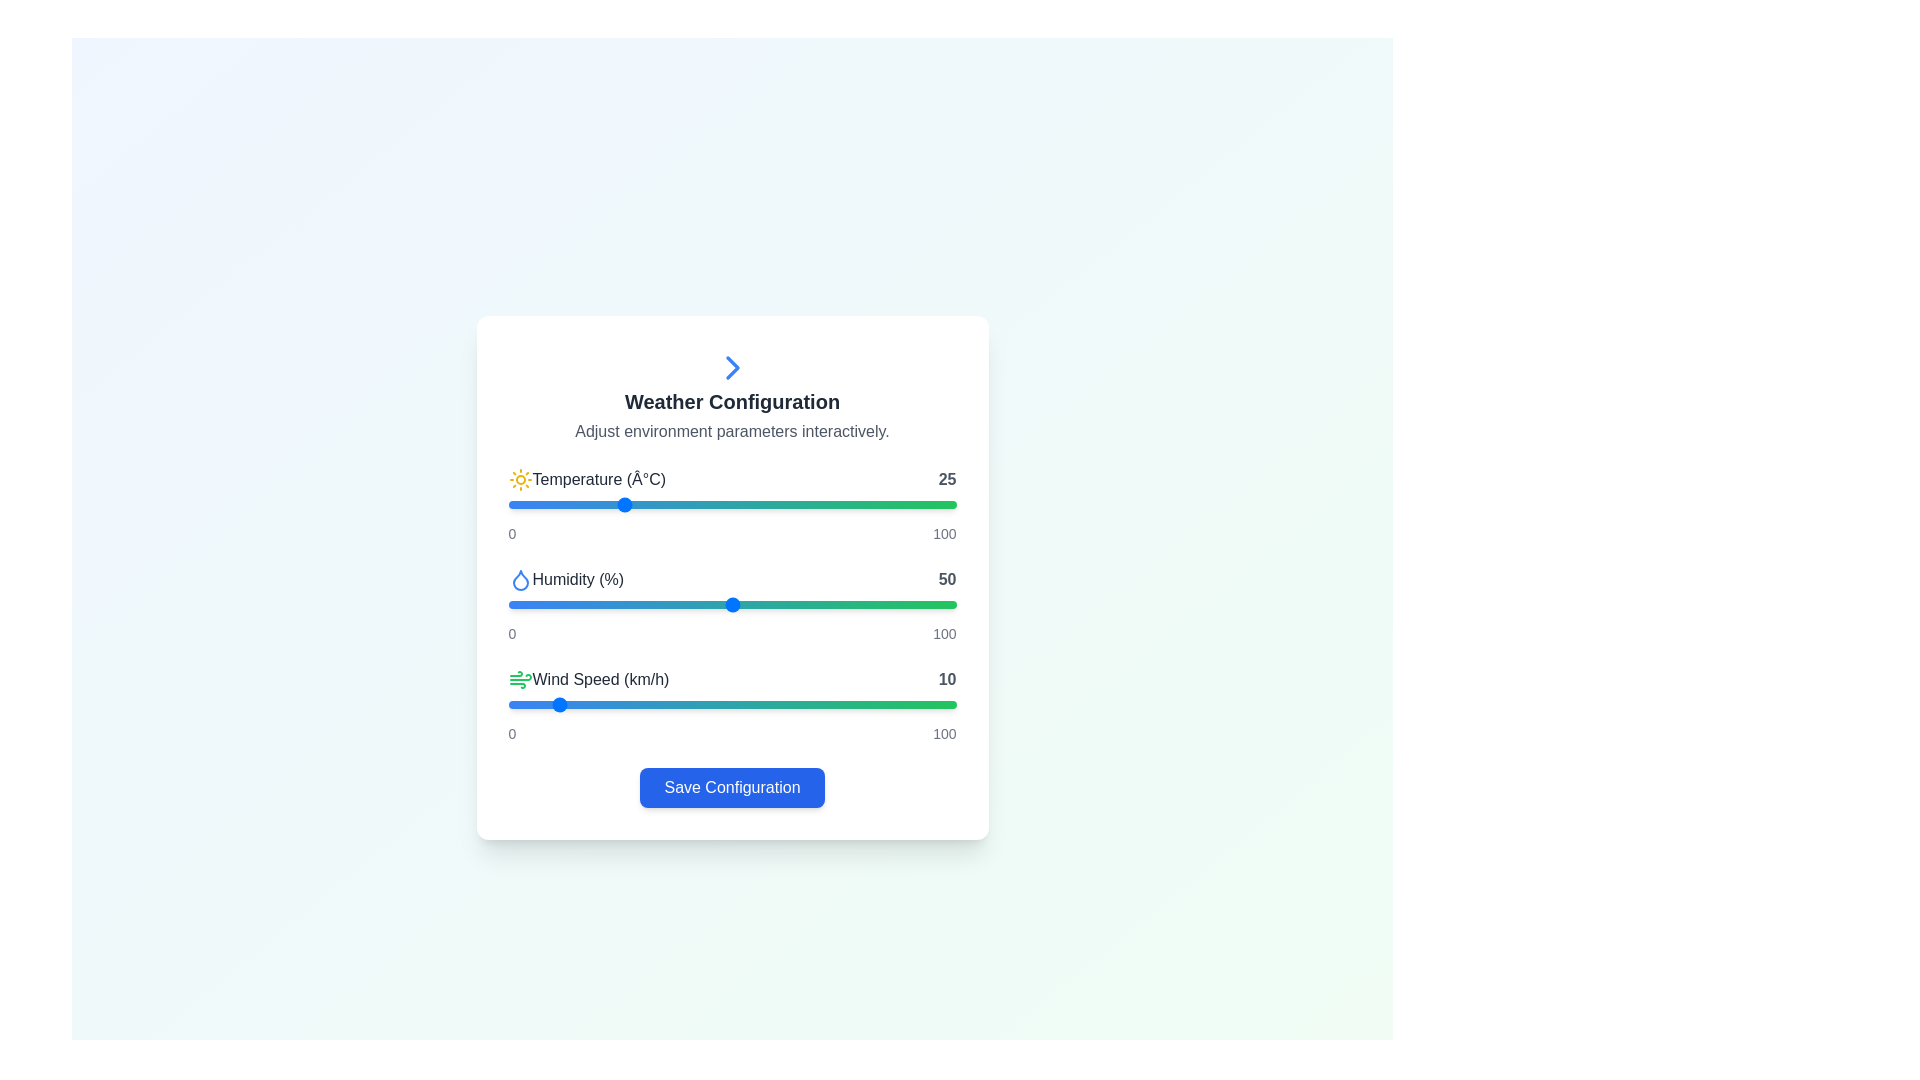 The width and height of the screenshot is (1920, 1080). What do you see at coordinates (919, 604) in the screenshot?
I see `the humidity level` at bounding box center [919, 604].